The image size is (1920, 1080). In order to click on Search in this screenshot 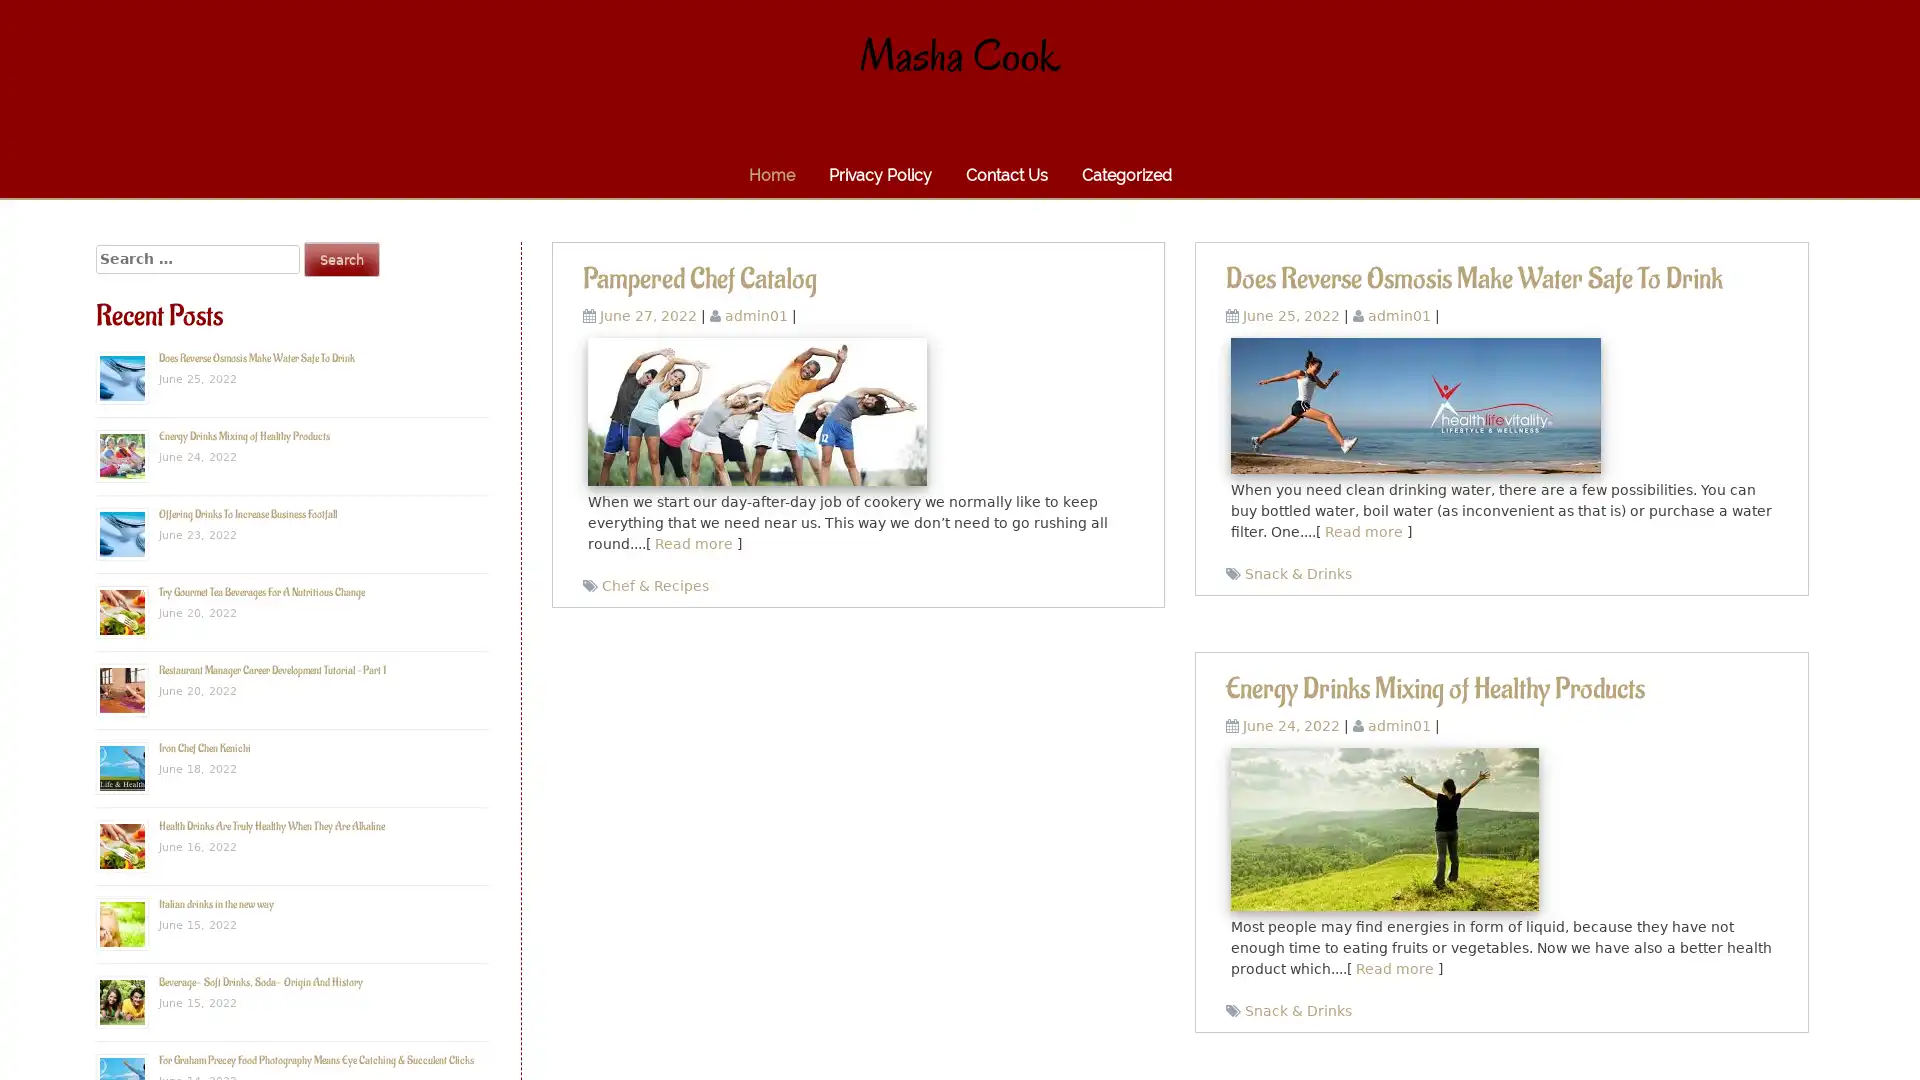, I will do `click(341, 258)`.